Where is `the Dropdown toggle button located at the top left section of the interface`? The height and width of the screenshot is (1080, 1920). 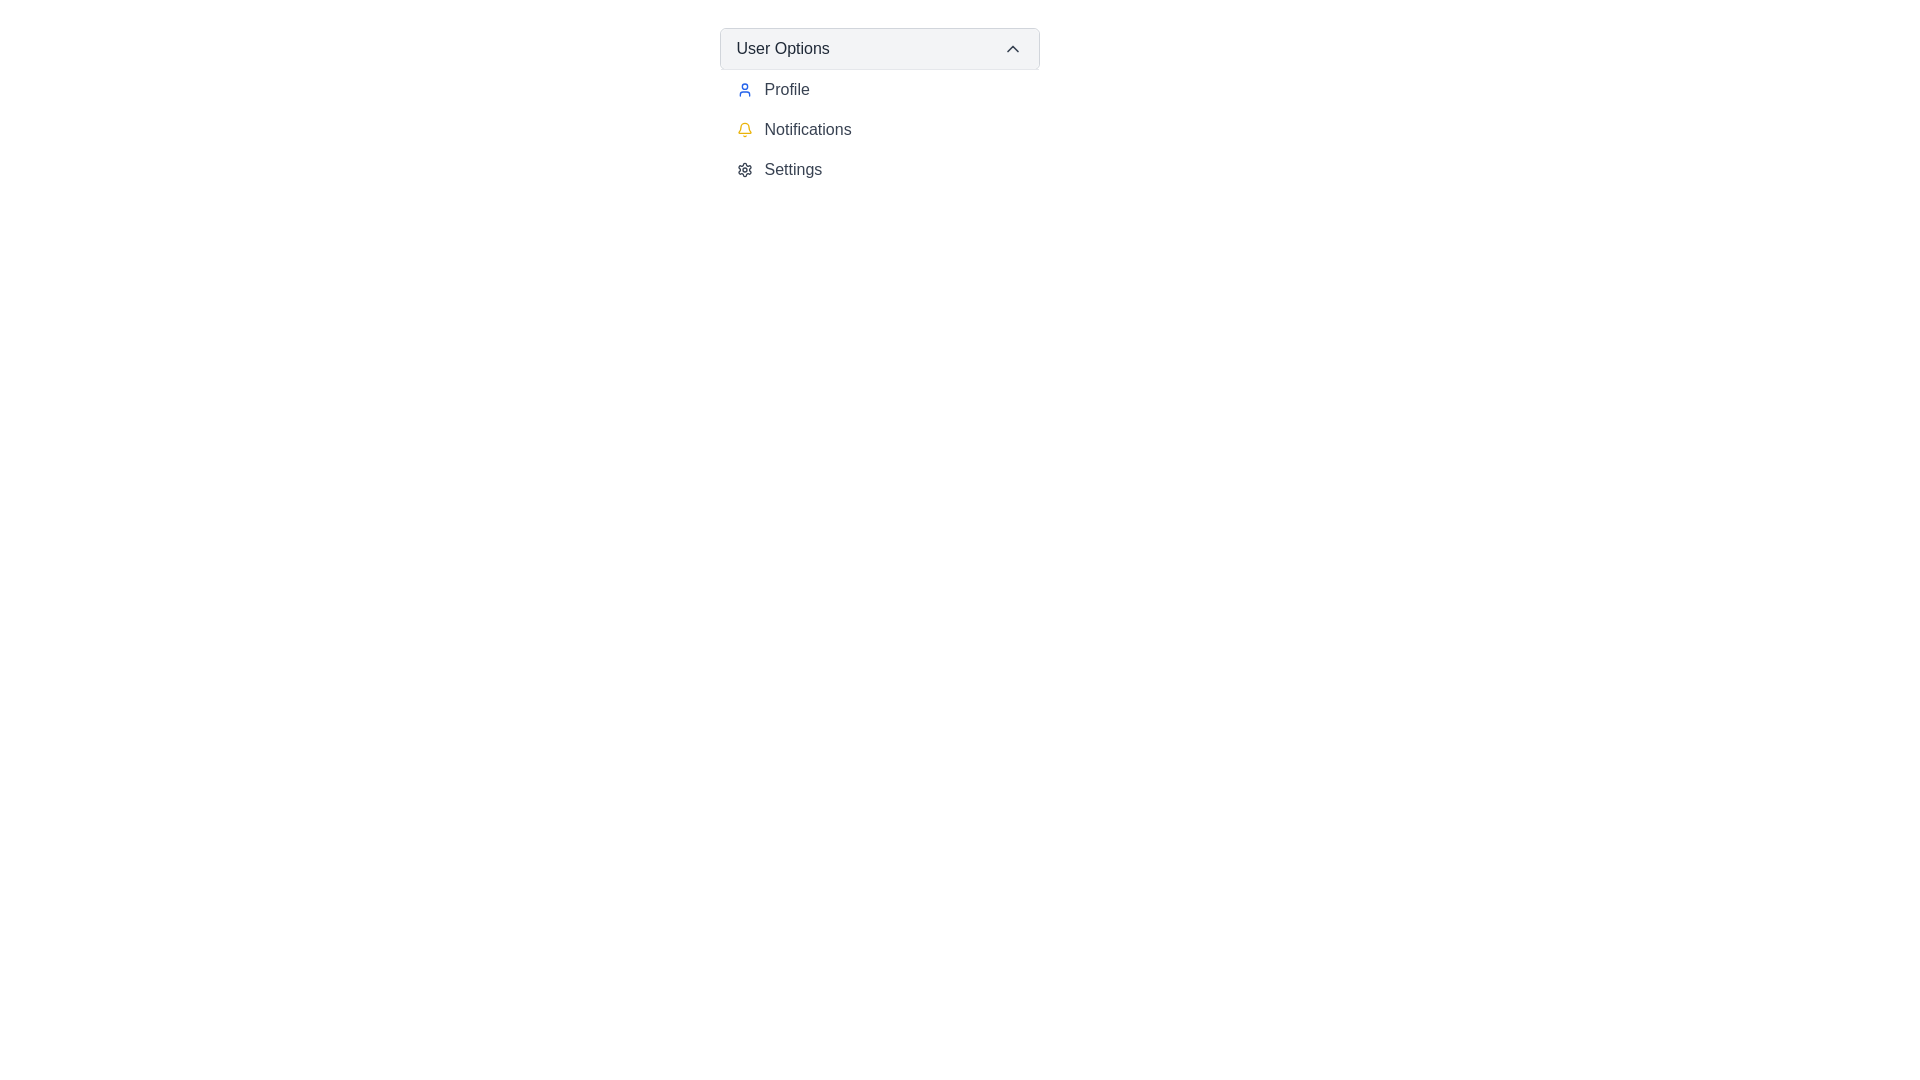
the Dropdown toggle button located at the top left section of the interface is located at coordinates (879, 48).